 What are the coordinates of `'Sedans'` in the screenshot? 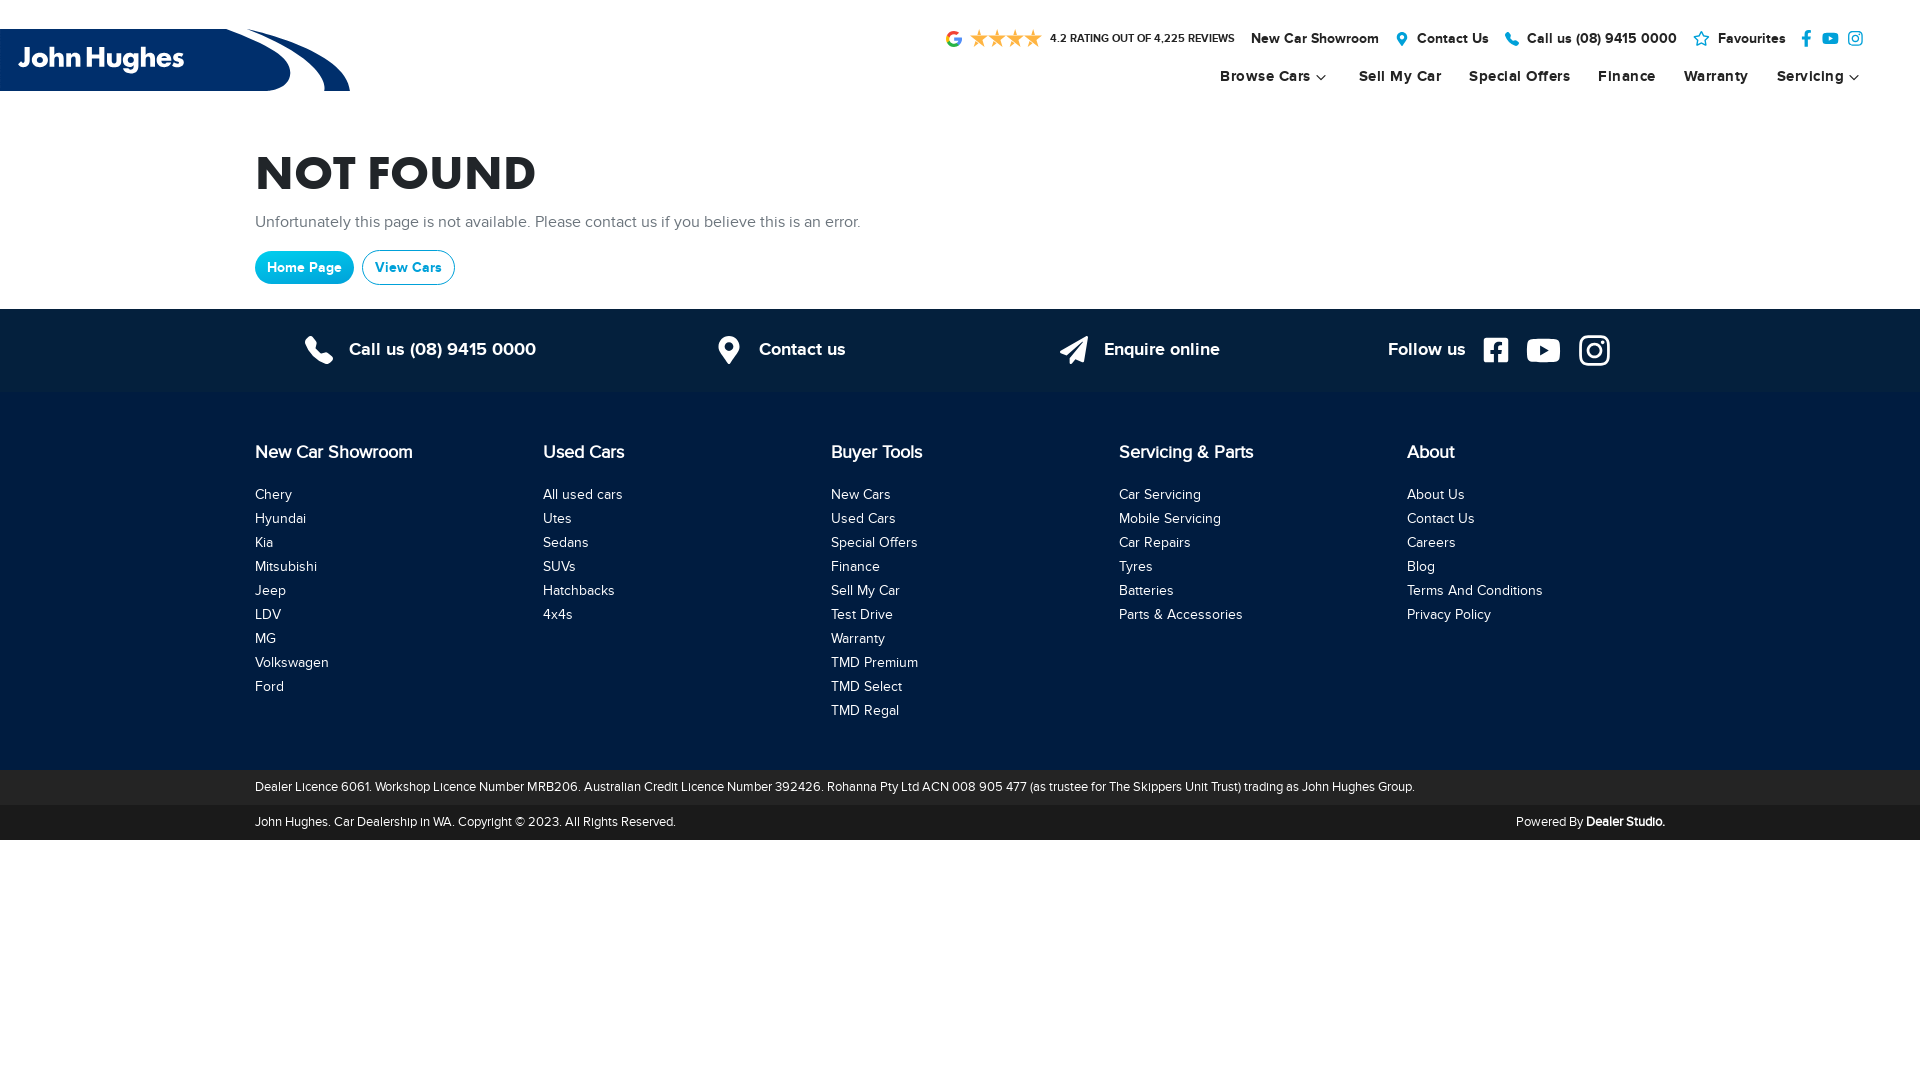 It's located at (565, 542).